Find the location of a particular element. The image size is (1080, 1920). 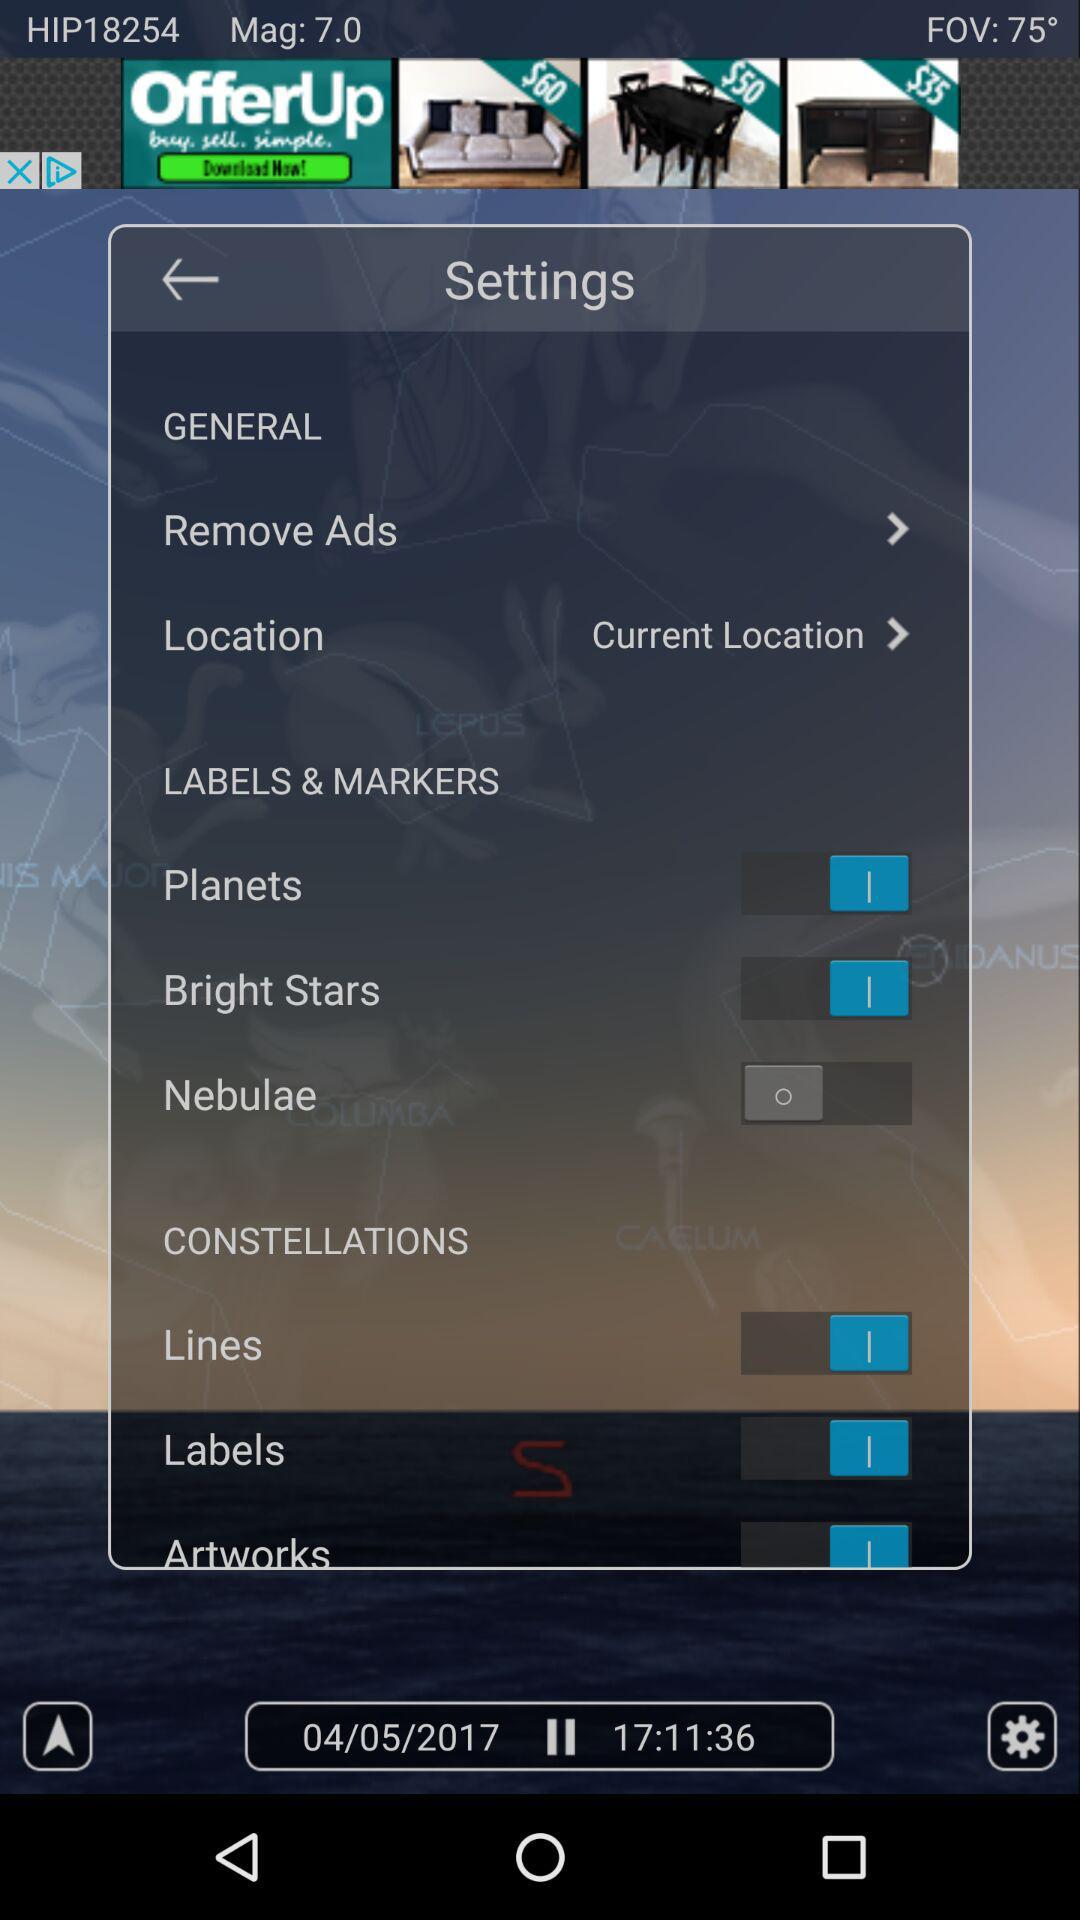

remove advertisements option is located at coordinates (895, 528).